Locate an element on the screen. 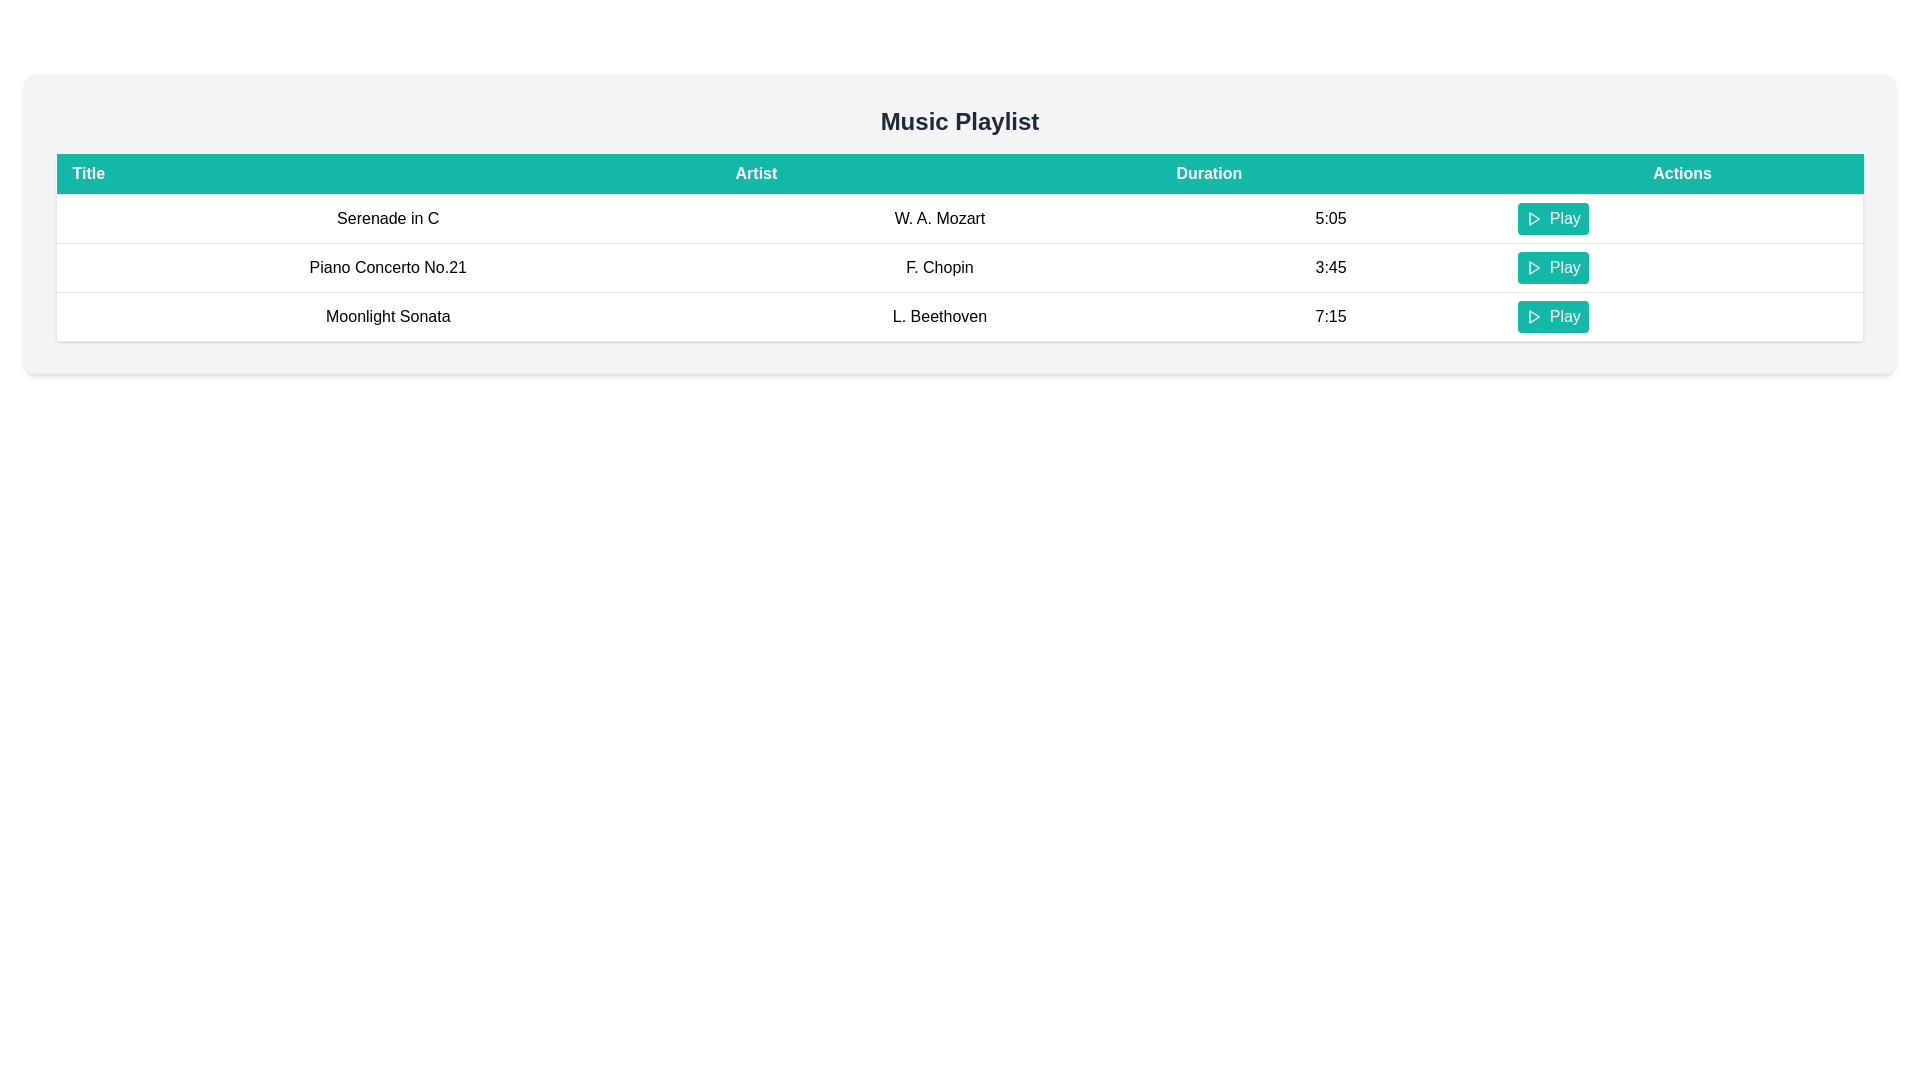 The width and height of the screenshot is (1920, 1080). the SVG icon within the 'Play' button located is located at coordinates (1532, 315).